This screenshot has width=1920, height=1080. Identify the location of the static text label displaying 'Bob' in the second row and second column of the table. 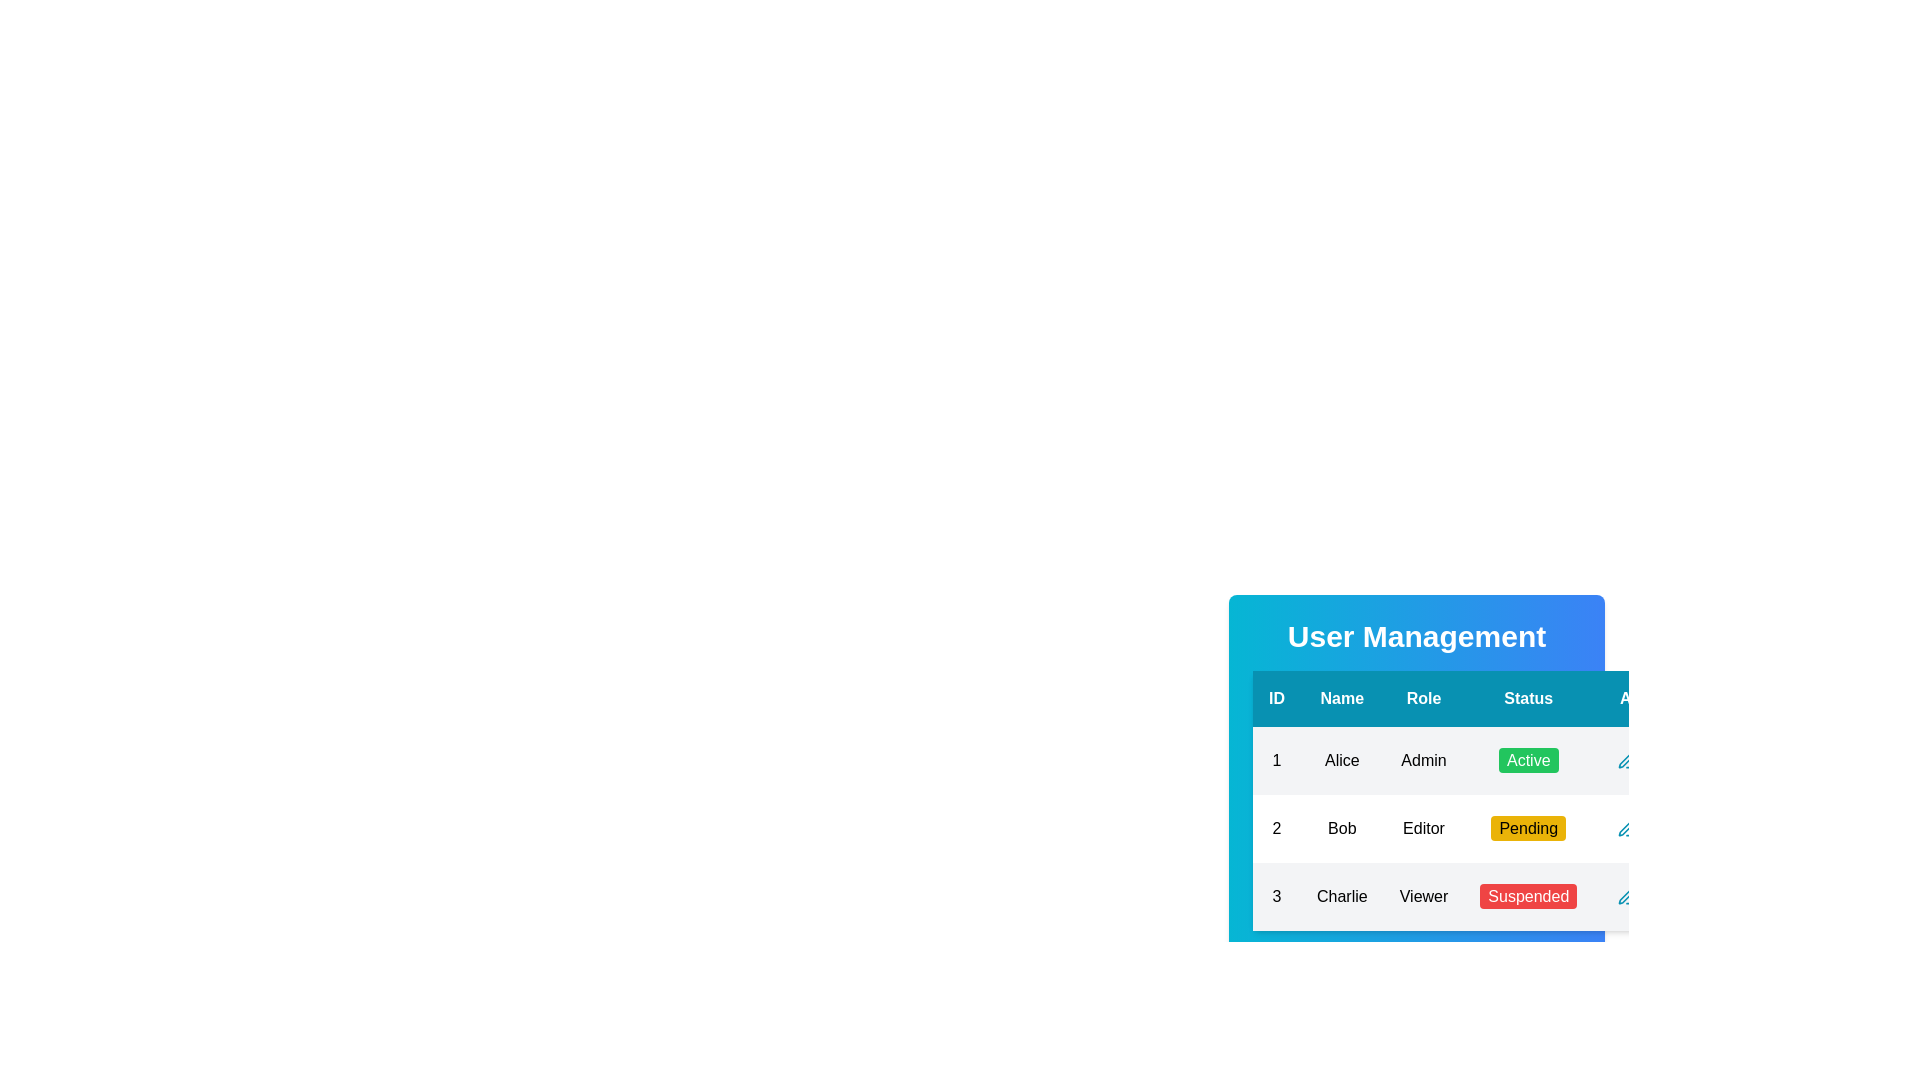
(1342, 829).